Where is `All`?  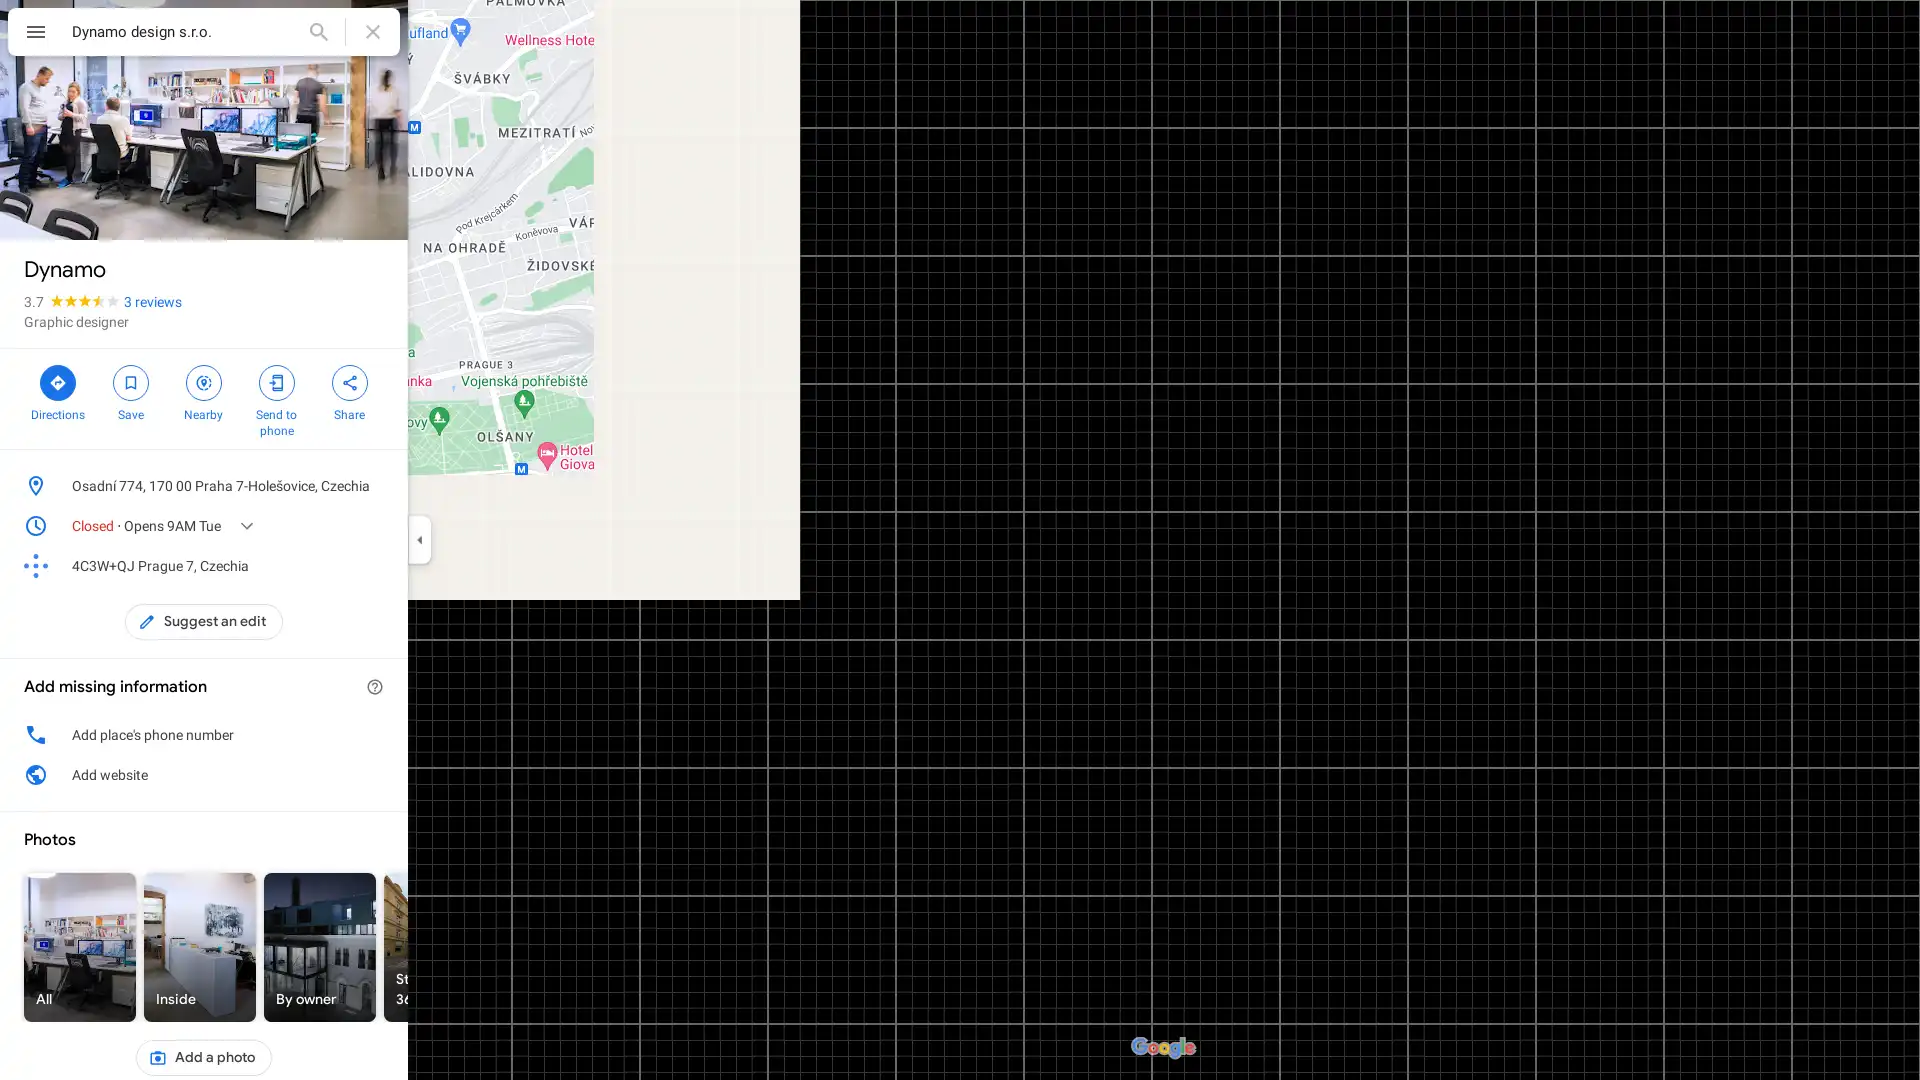 All is located at coordinates (80, 946).